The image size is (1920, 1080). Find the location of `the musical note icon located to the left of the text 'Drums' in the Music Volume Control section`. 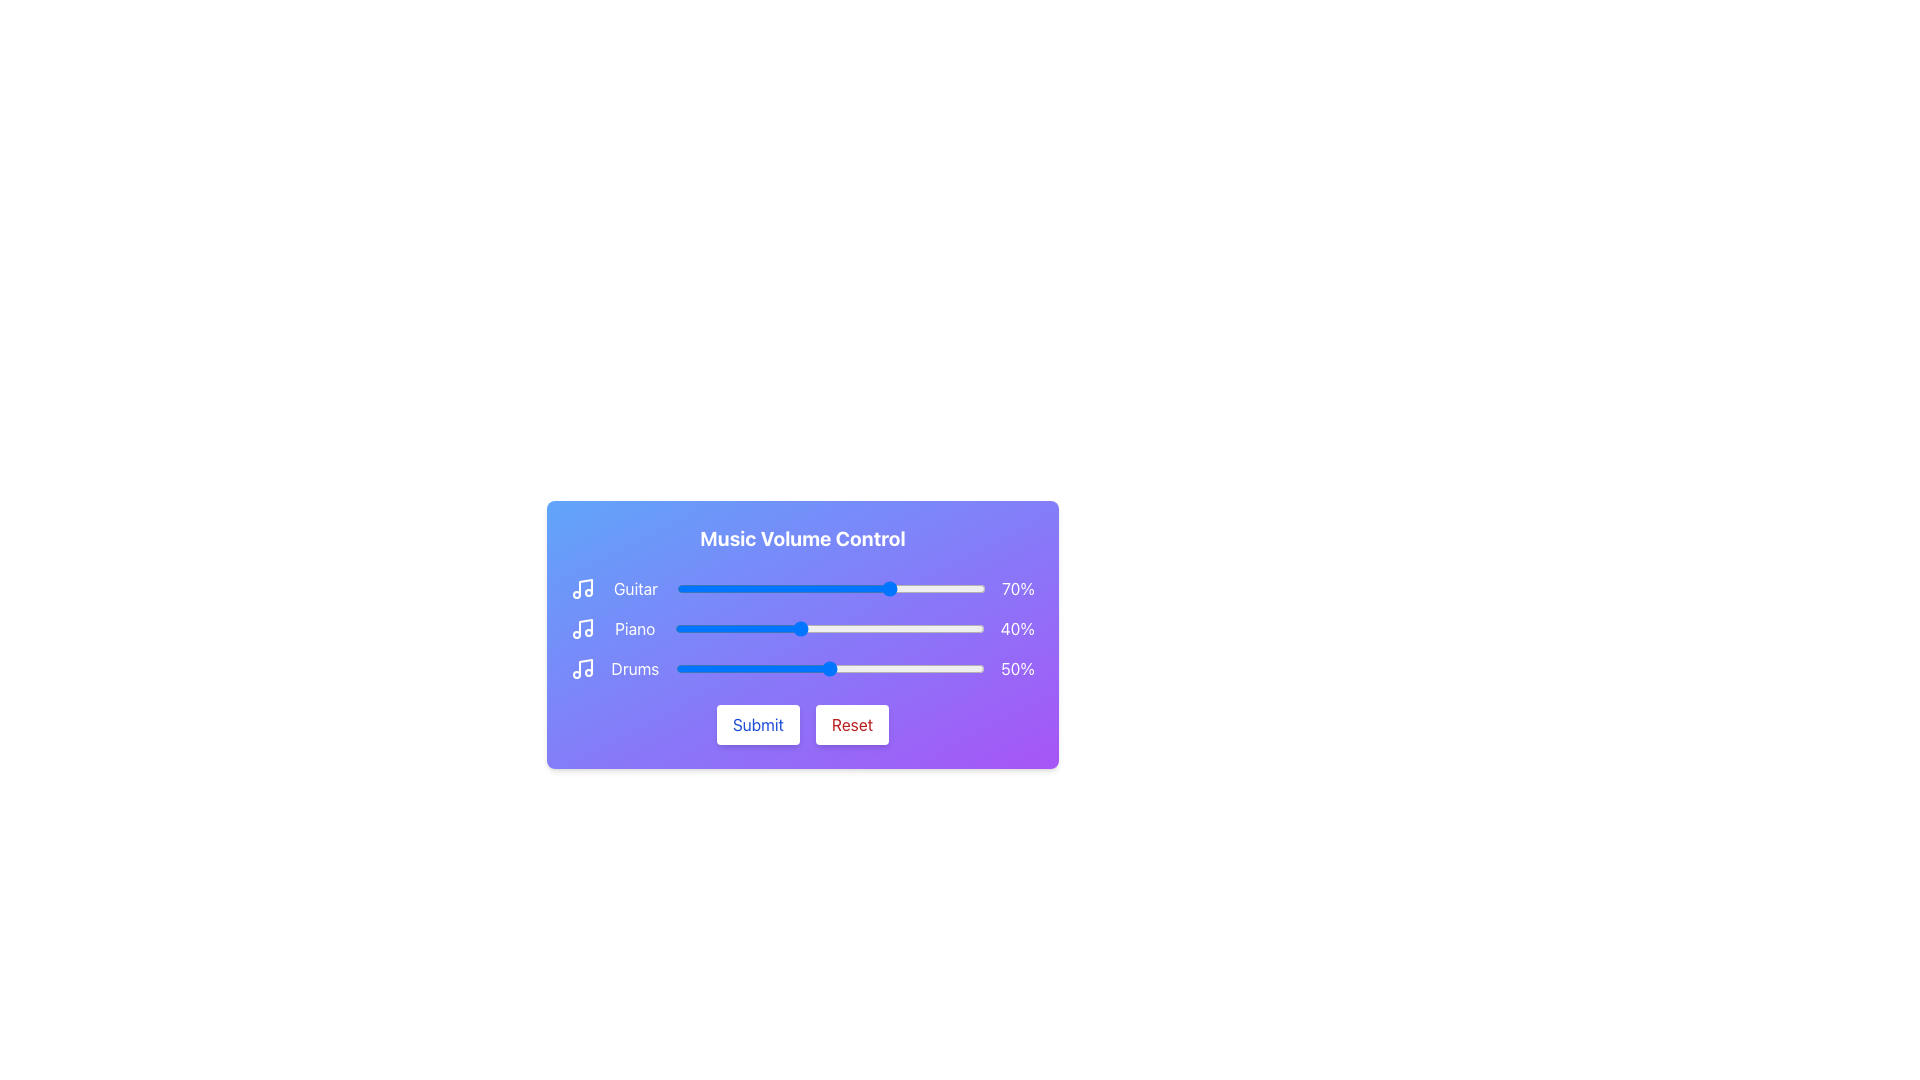

the musical note icon located to the left of the text 'Drums' in the Music Volume Control section is located at coordinates (581, 668).